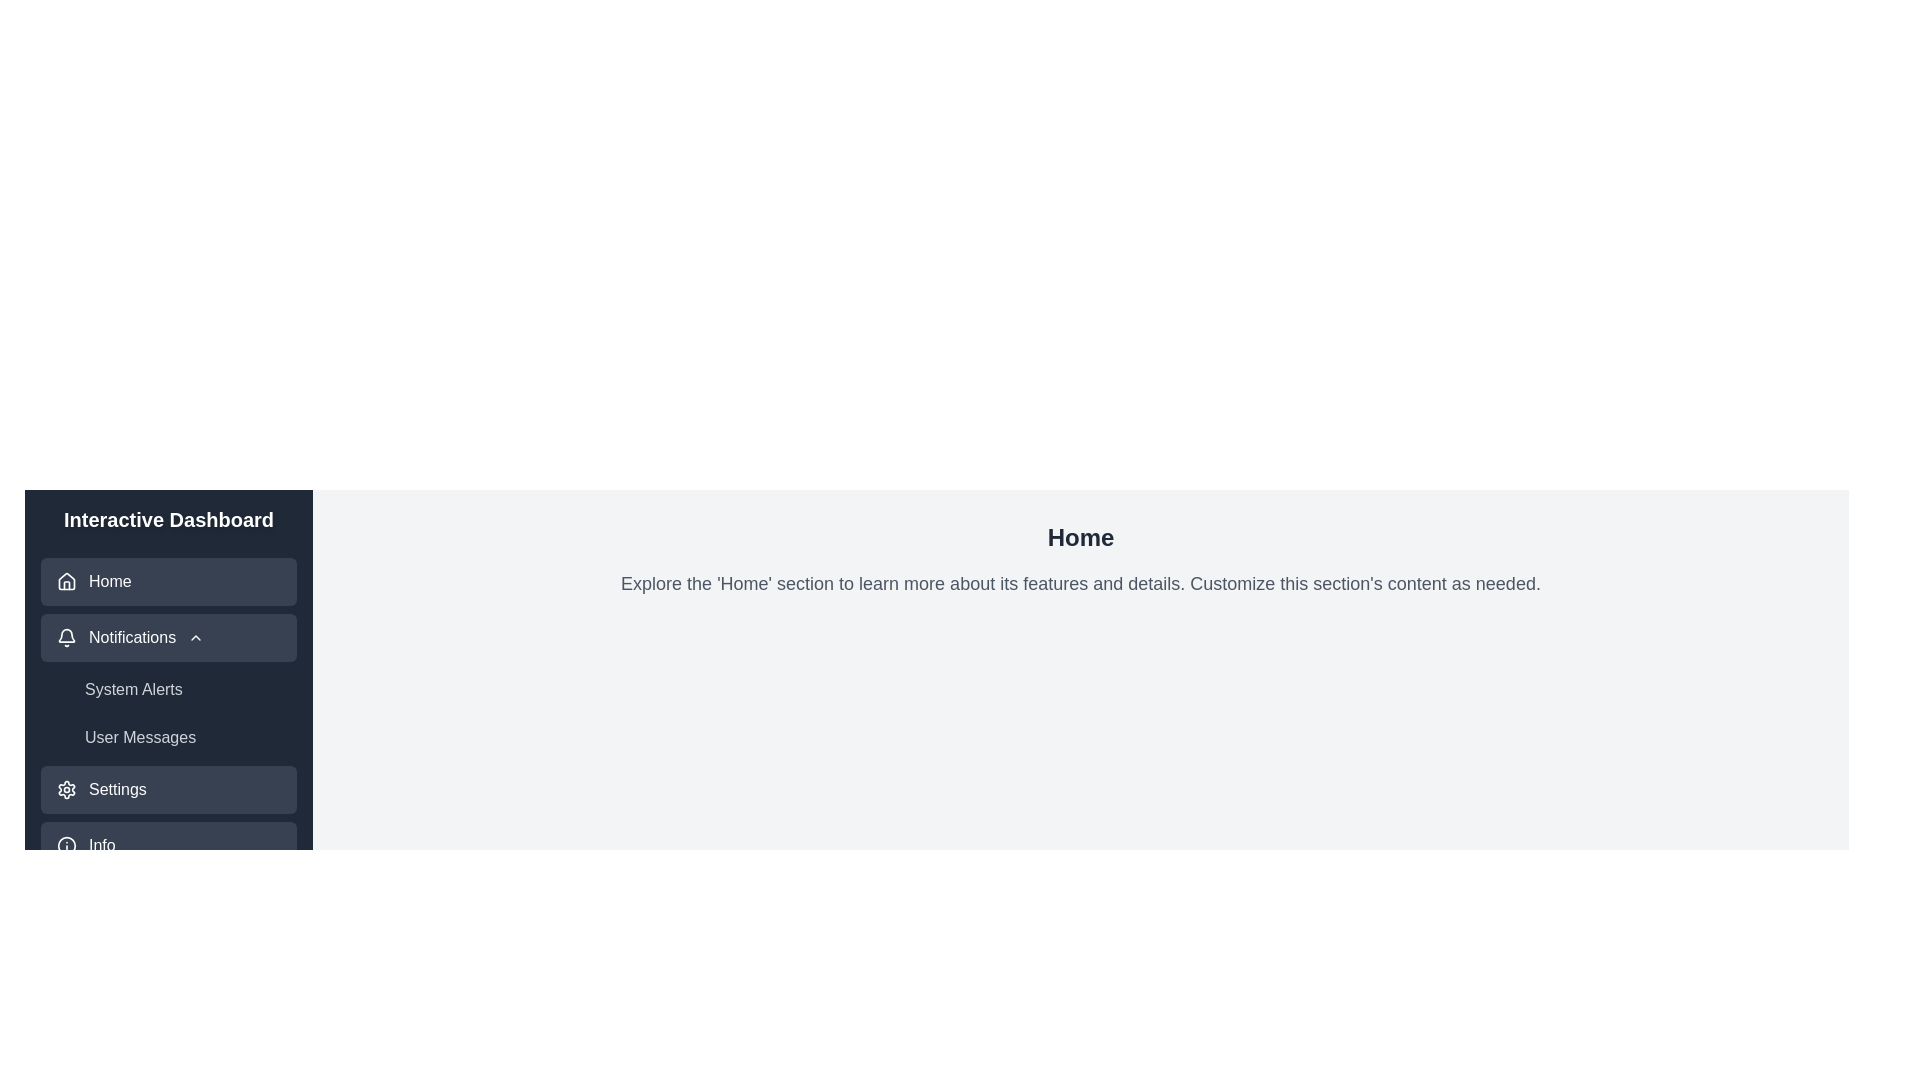 The image size is (1920, 1080). I want to click on the Chevron Up icon located to the far right of the 'Notifications' item in the sidebar menu to potentially reveal a tooltip, so click(196, 637).